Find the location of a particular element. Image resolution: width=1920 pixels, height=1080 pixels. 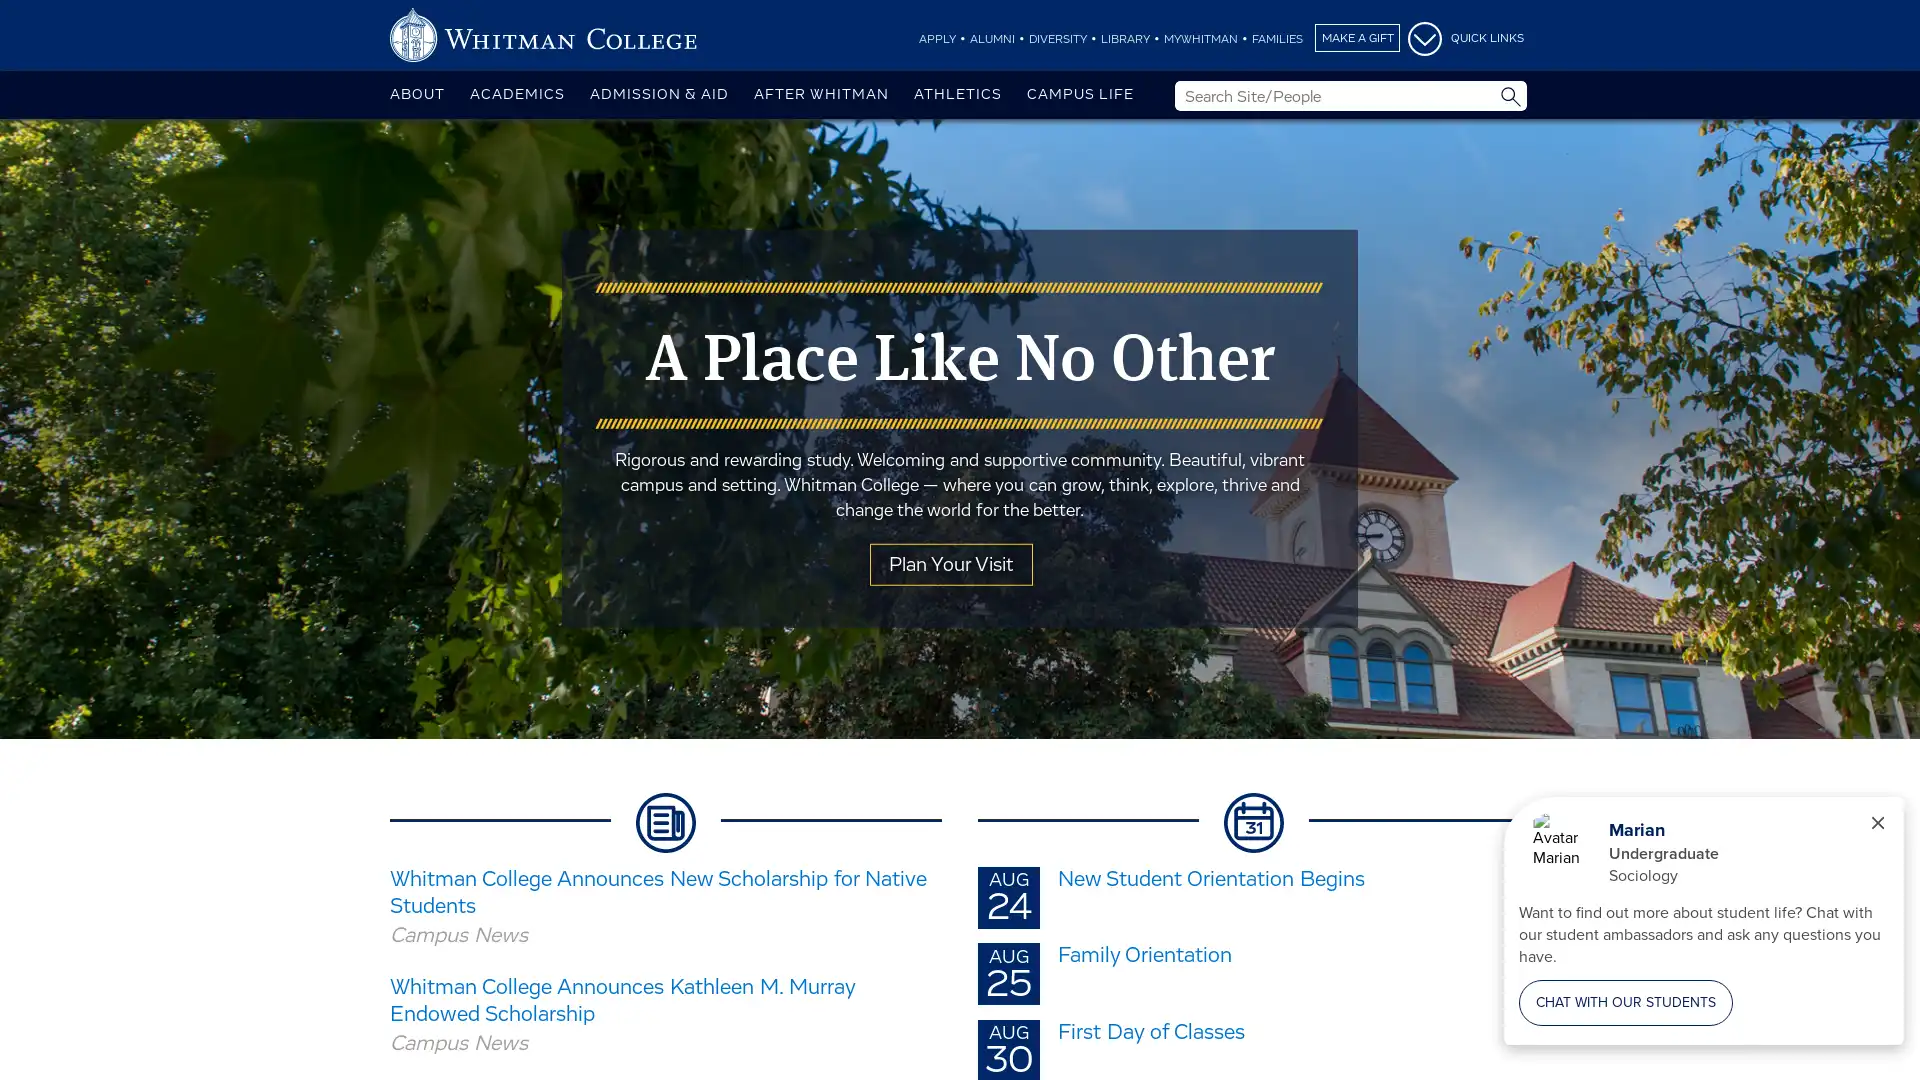

Submit Search is located at coordinates (1511, 95).